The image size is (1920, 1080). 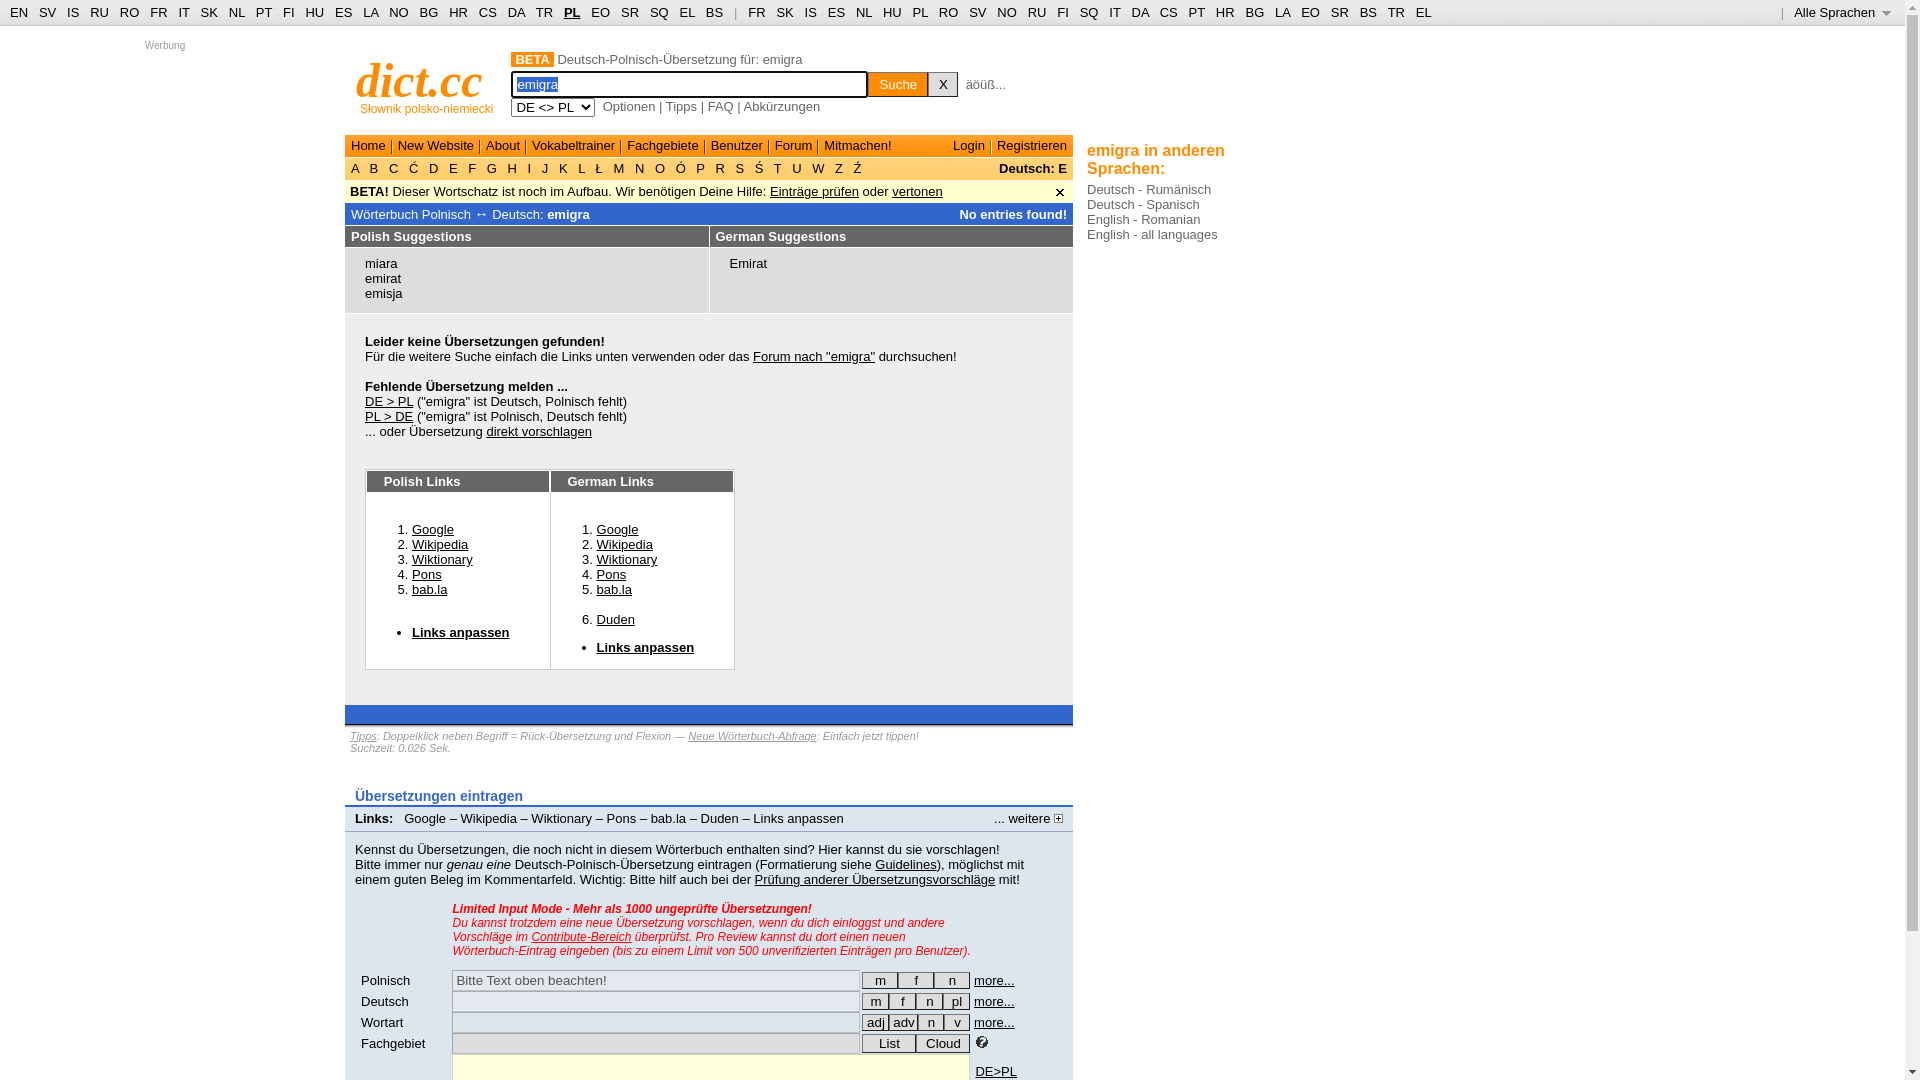 I want to click on 'English - all languages', so click(x=1152, y=233).